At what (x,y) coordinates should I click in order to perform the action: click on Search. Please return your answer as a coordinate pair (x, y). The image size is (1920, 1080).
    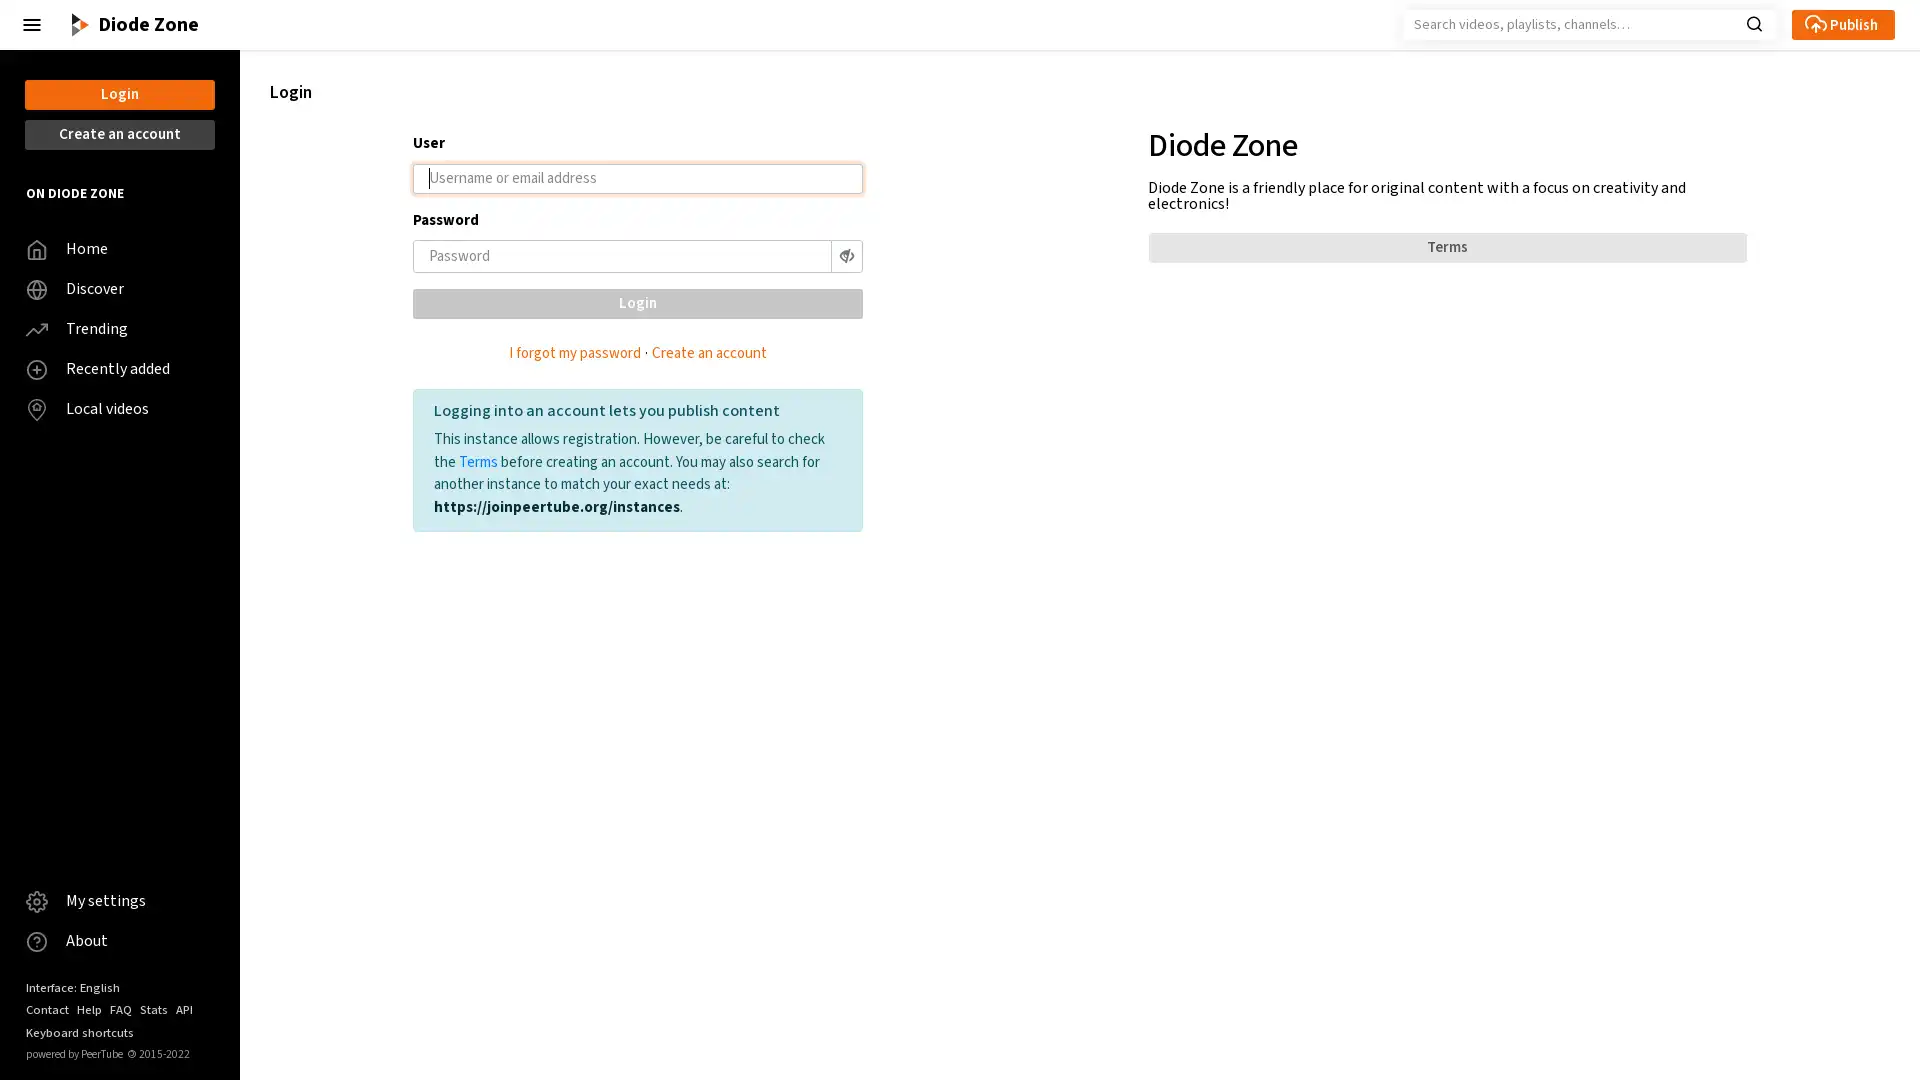
    Looking at the image, I should click on (1753, 22).